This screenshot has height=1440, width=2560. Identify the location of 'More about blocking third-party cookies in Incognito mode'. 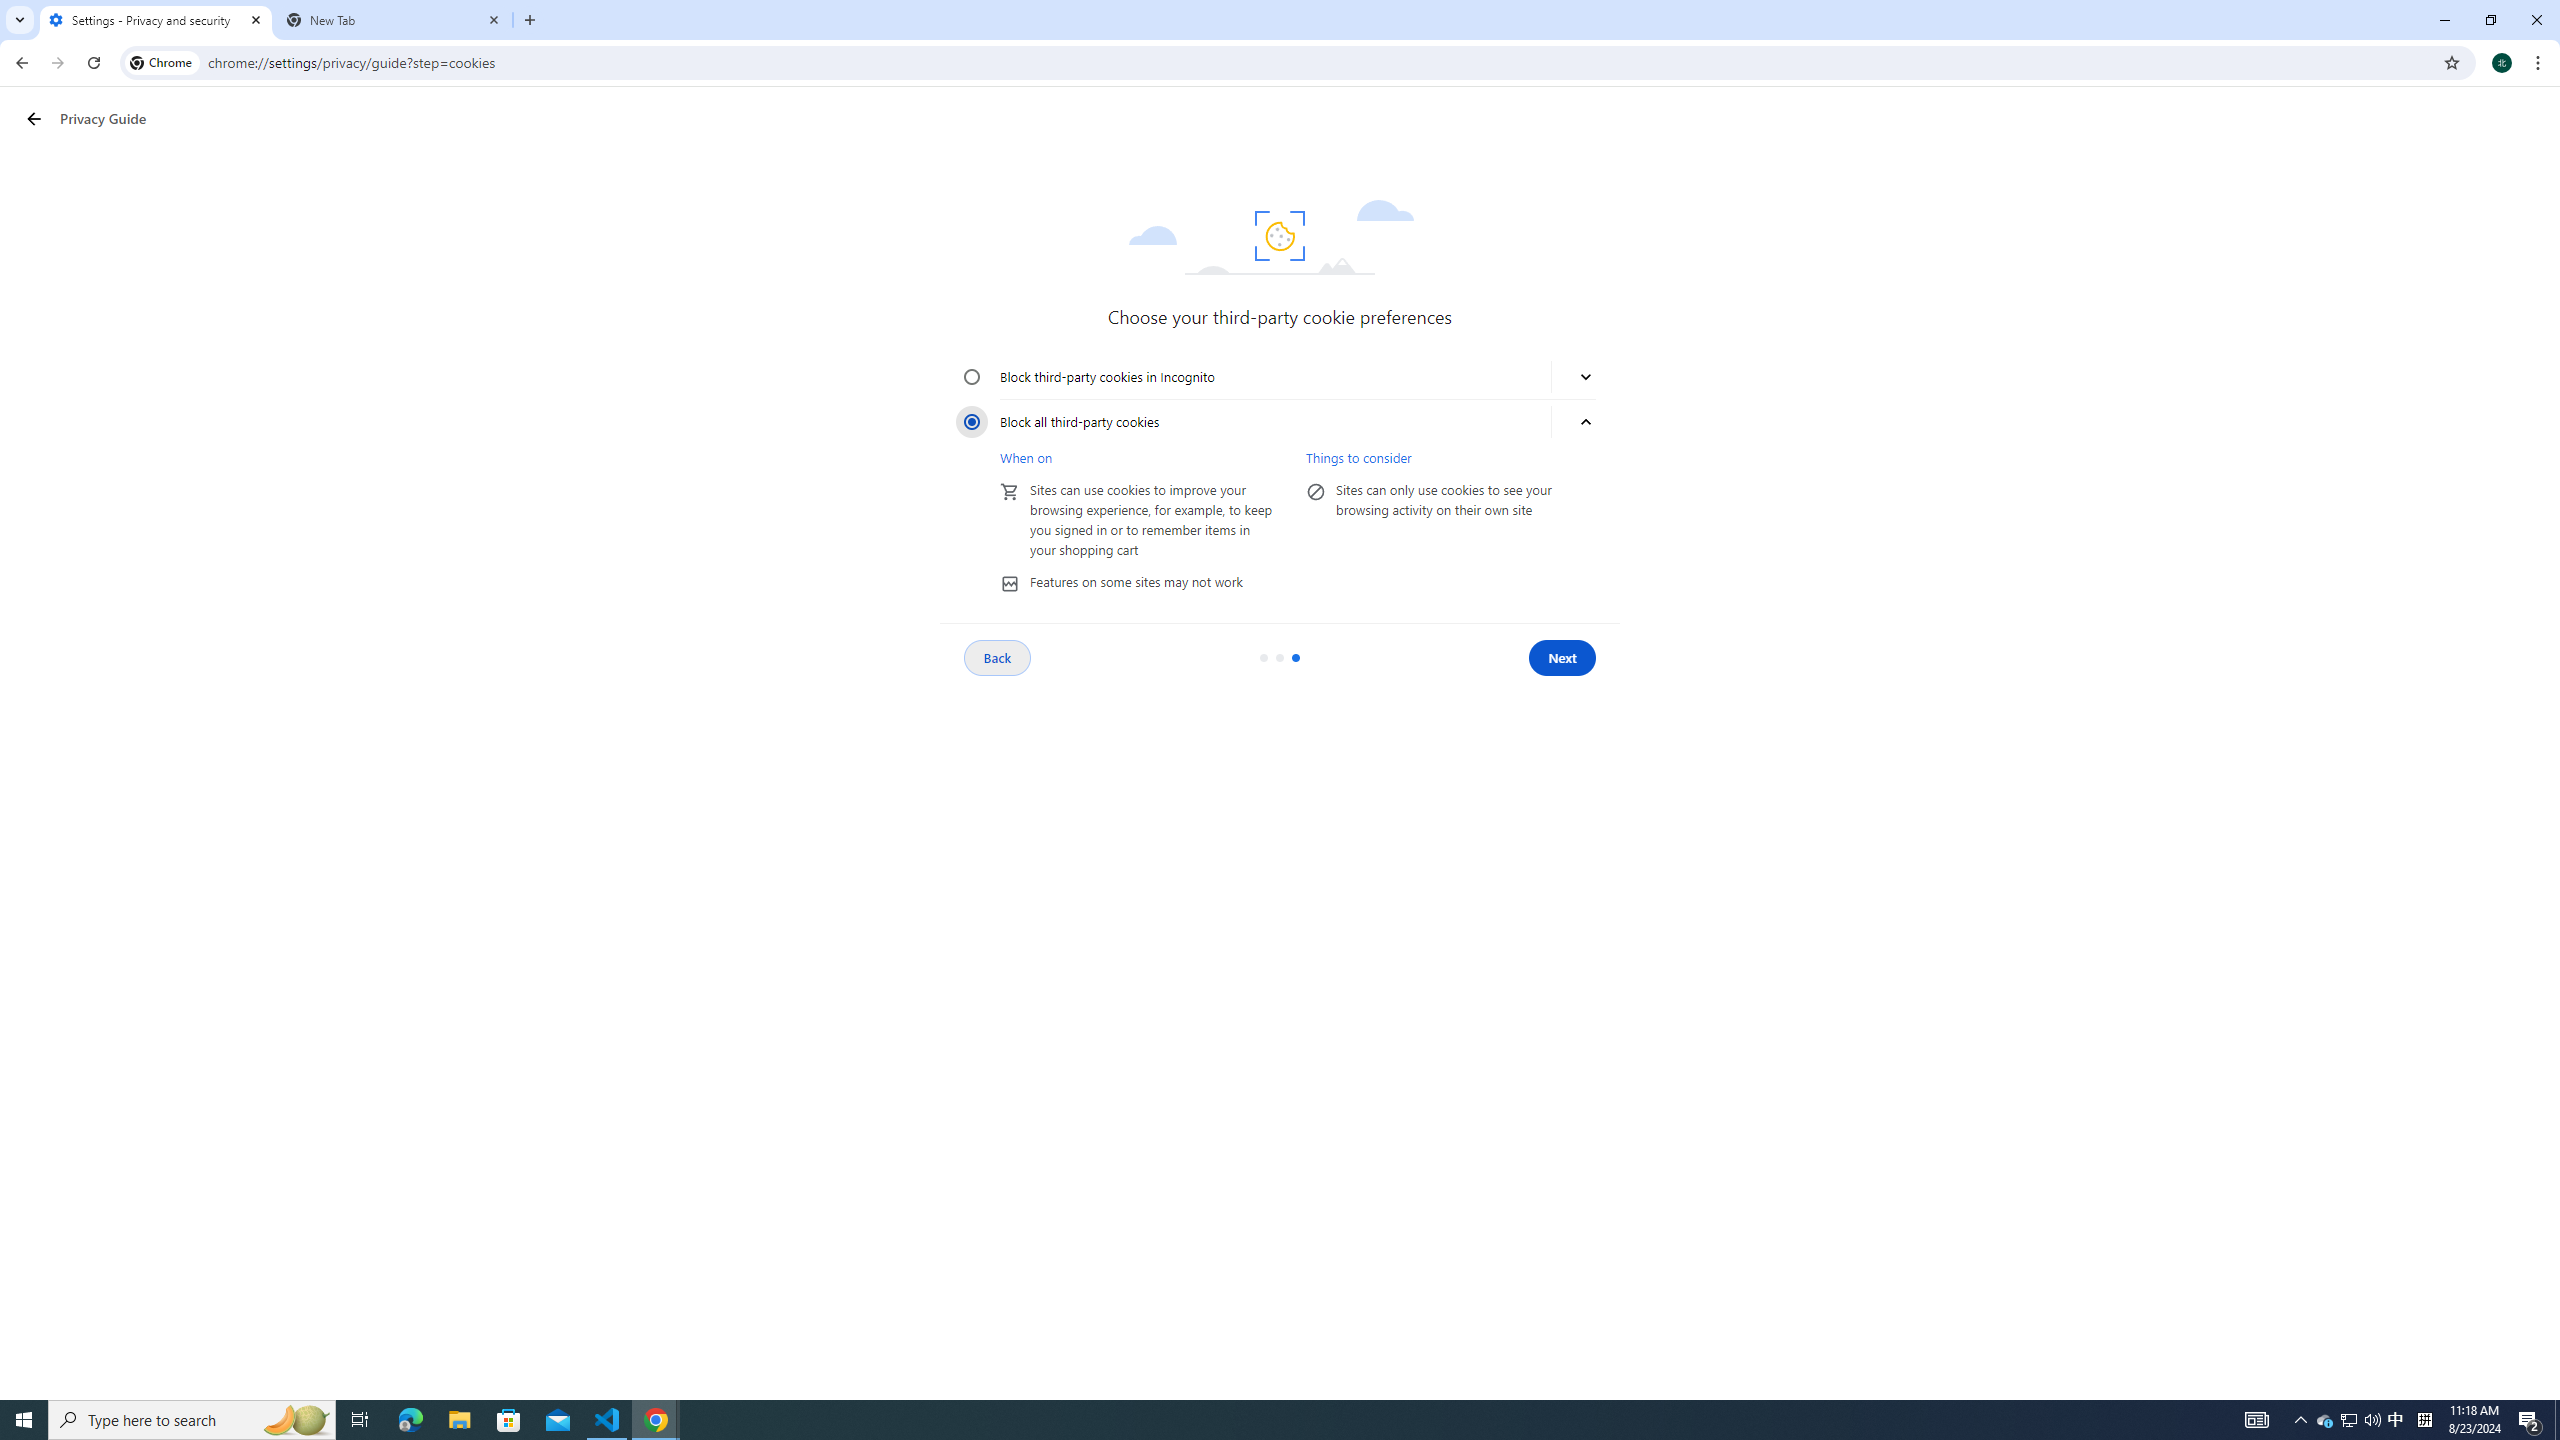
(1585, 376).